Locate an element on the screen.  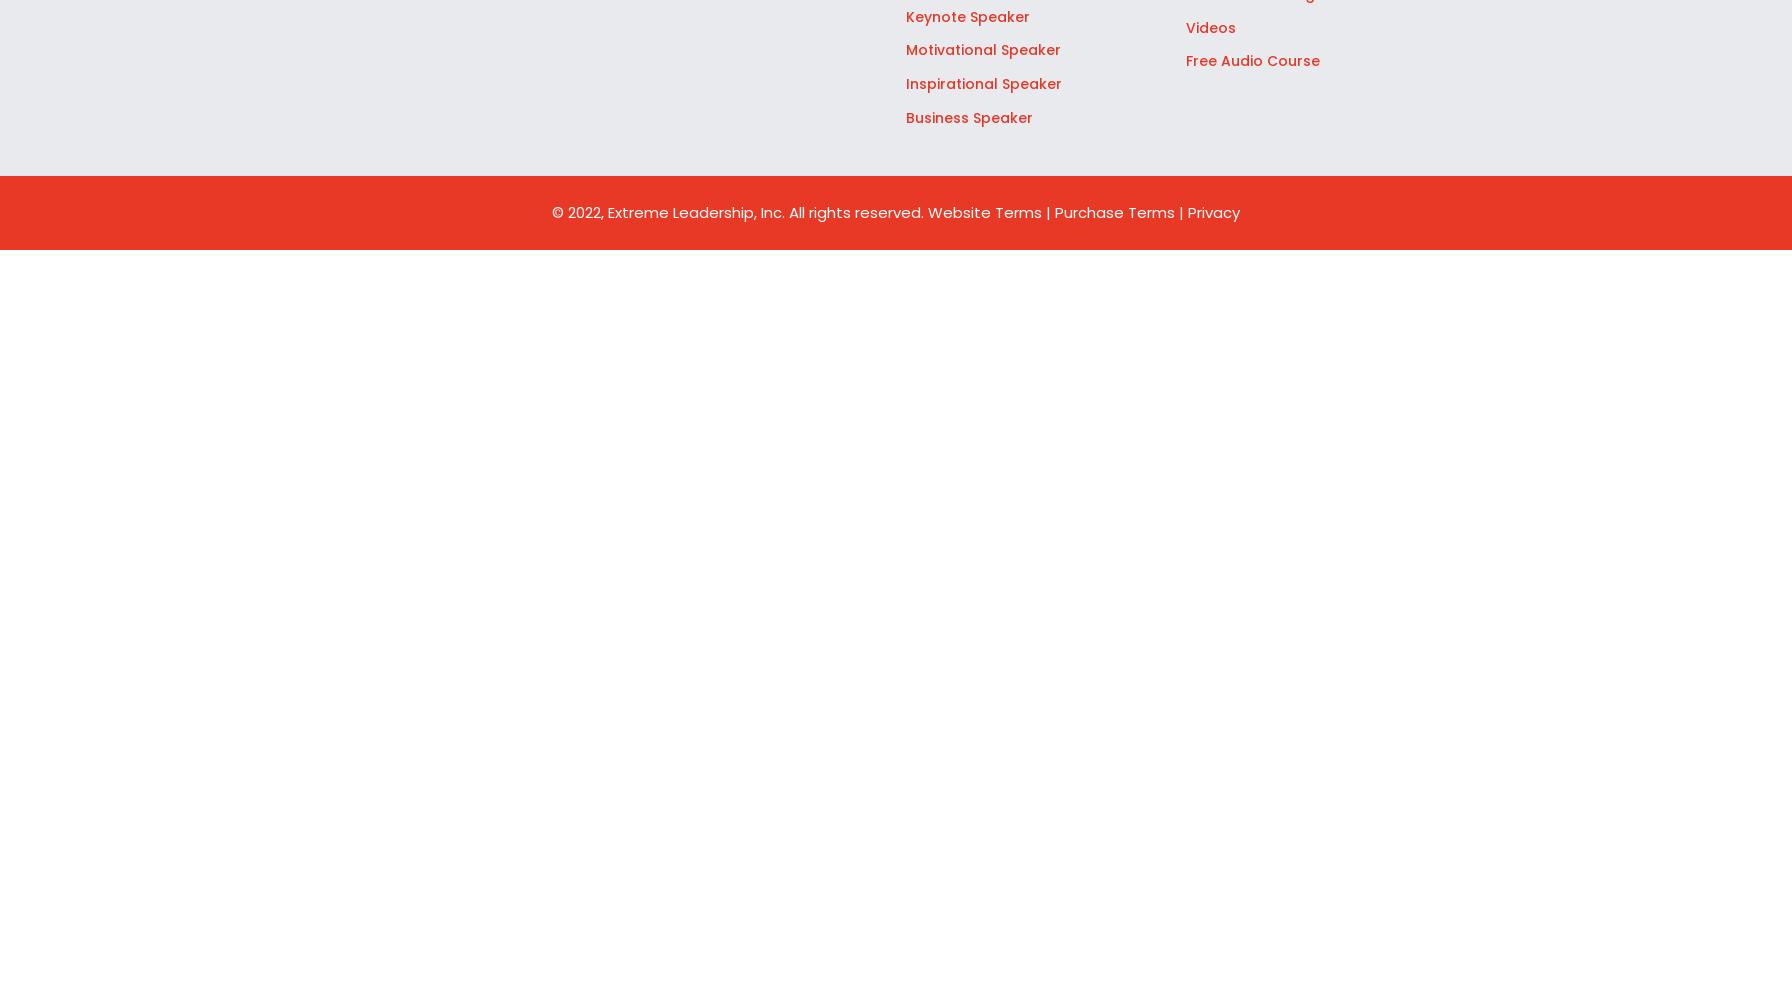
'© 2022, Extreme Leadership, Inc. All rights reserved.' is located at coordinates (739, 210).